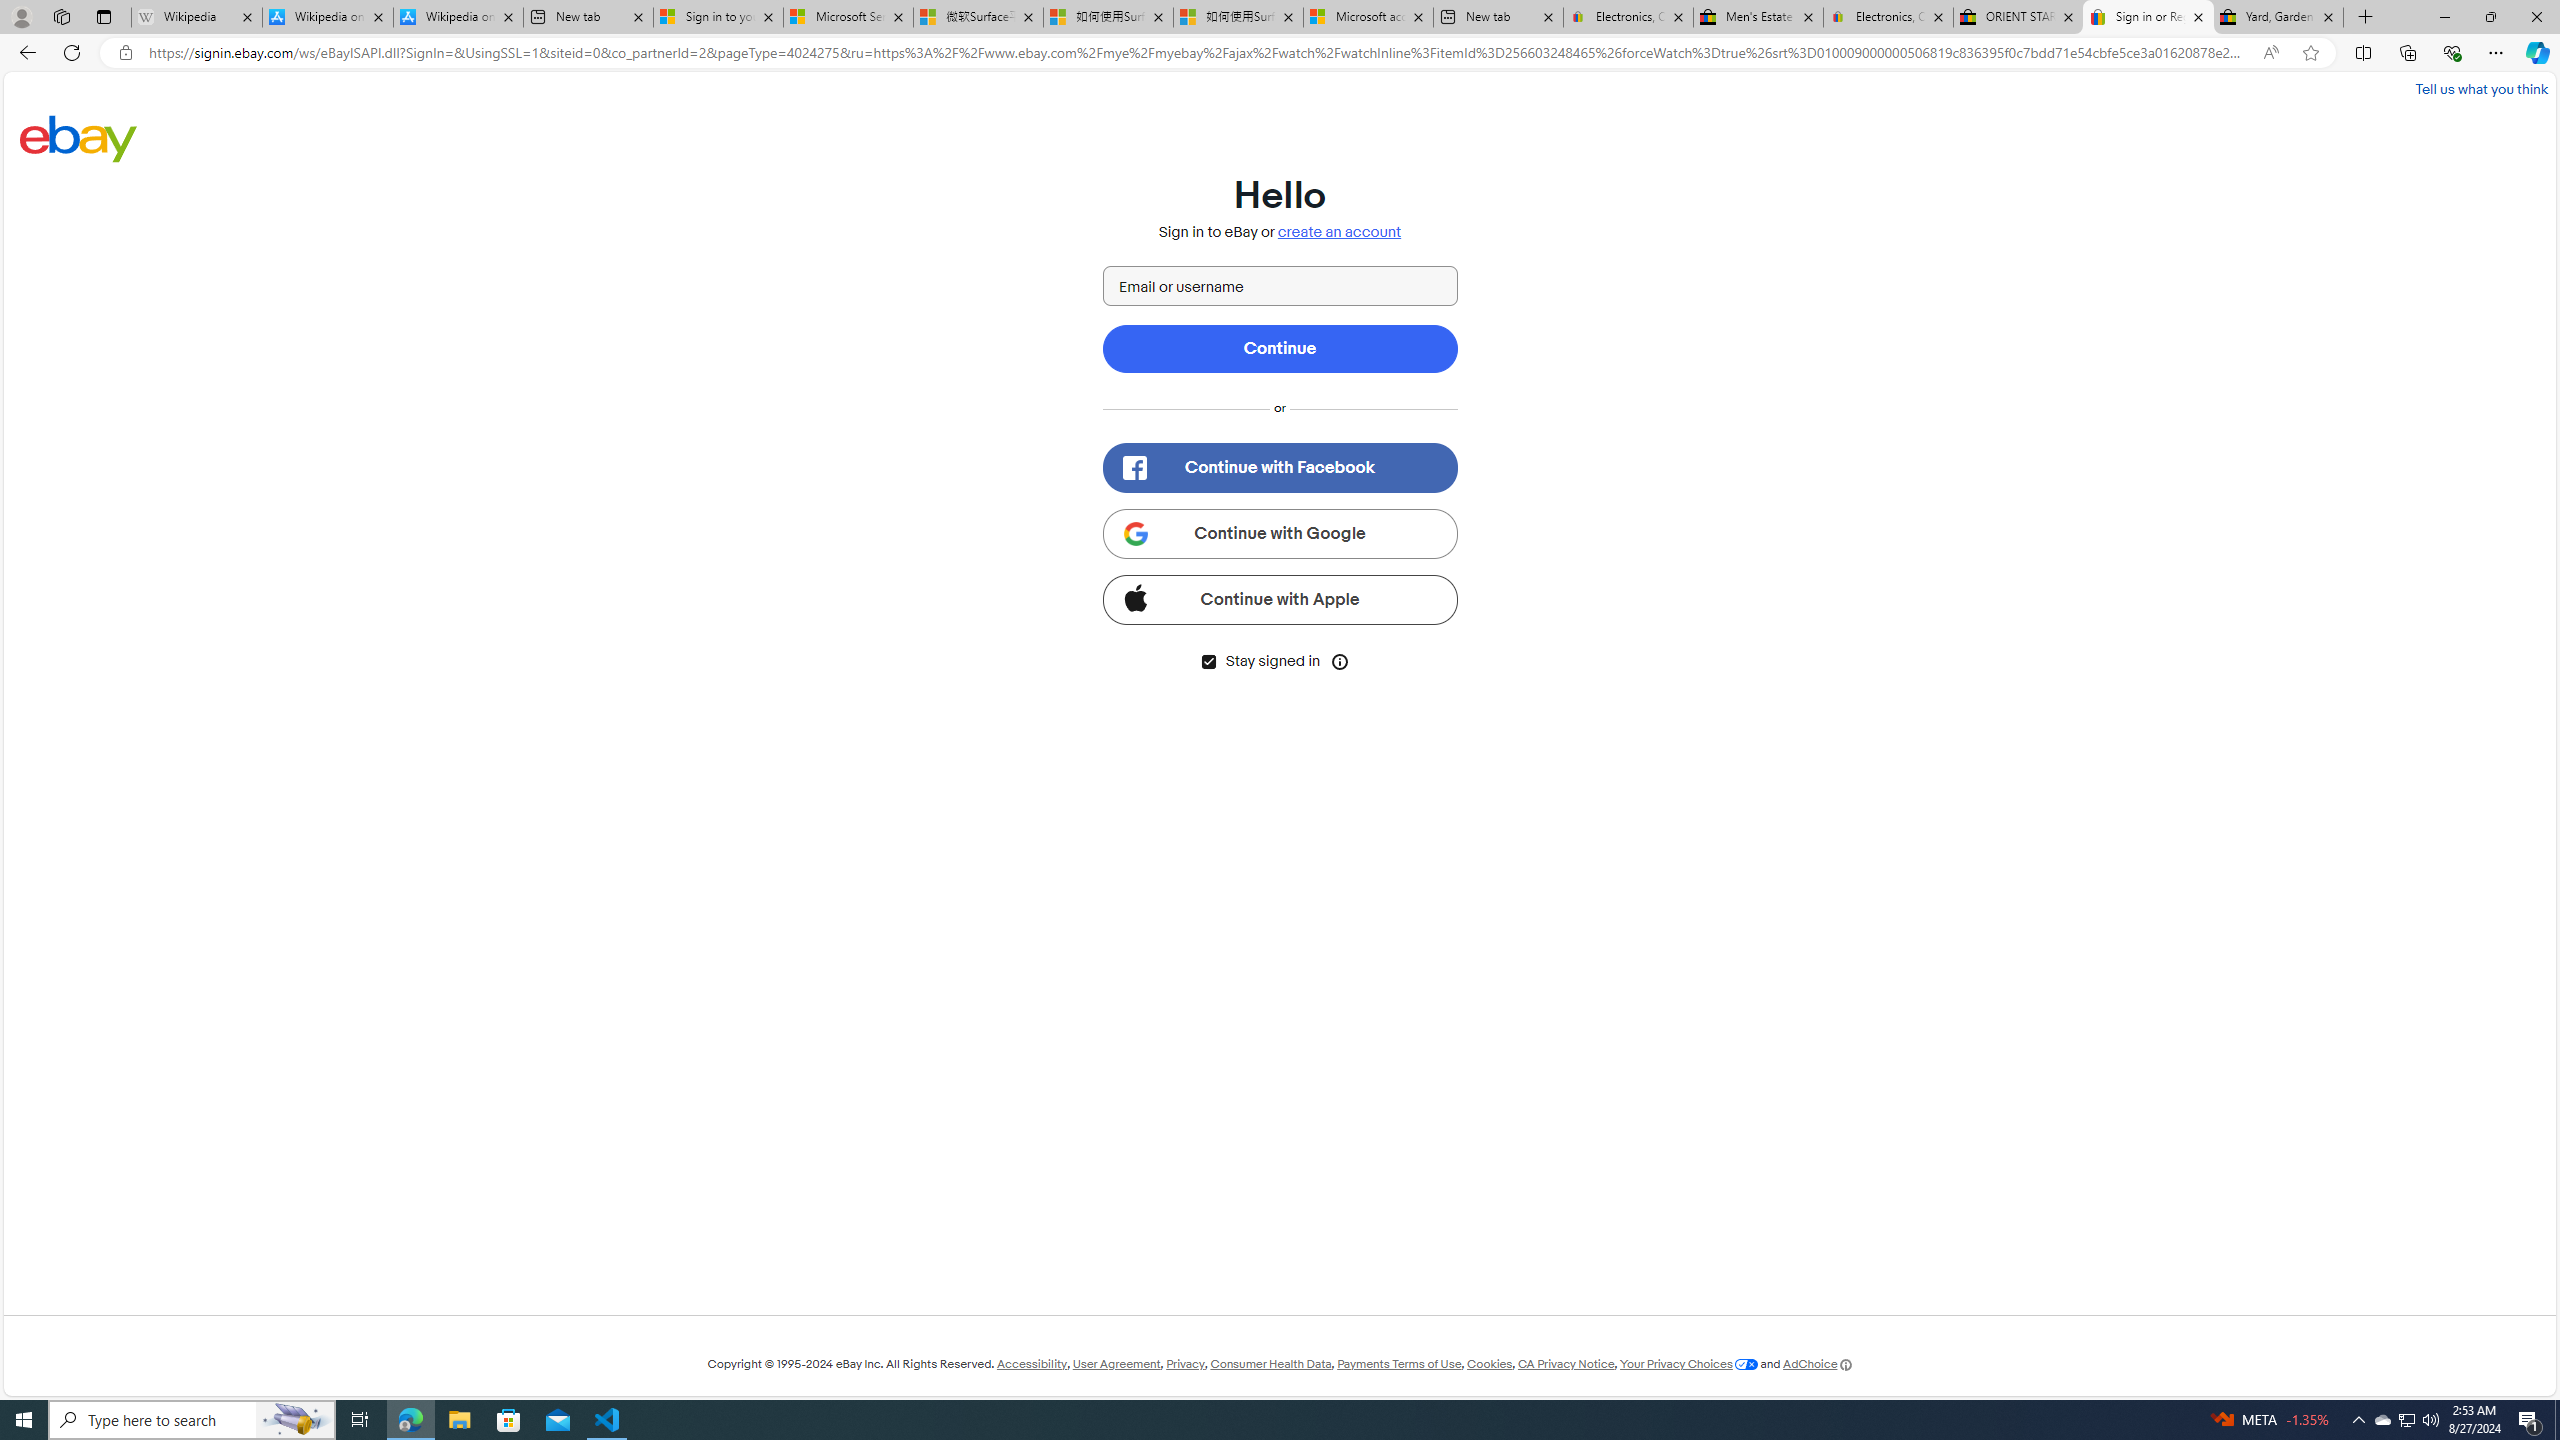 This screenshot has height=1440, width=2560. What do you see at coordinates (1341, 659) in the screenshot?
I see `'Class: icon-btn tooltip__host icon-btn--transparent'` at bounding box center [1341, 659].